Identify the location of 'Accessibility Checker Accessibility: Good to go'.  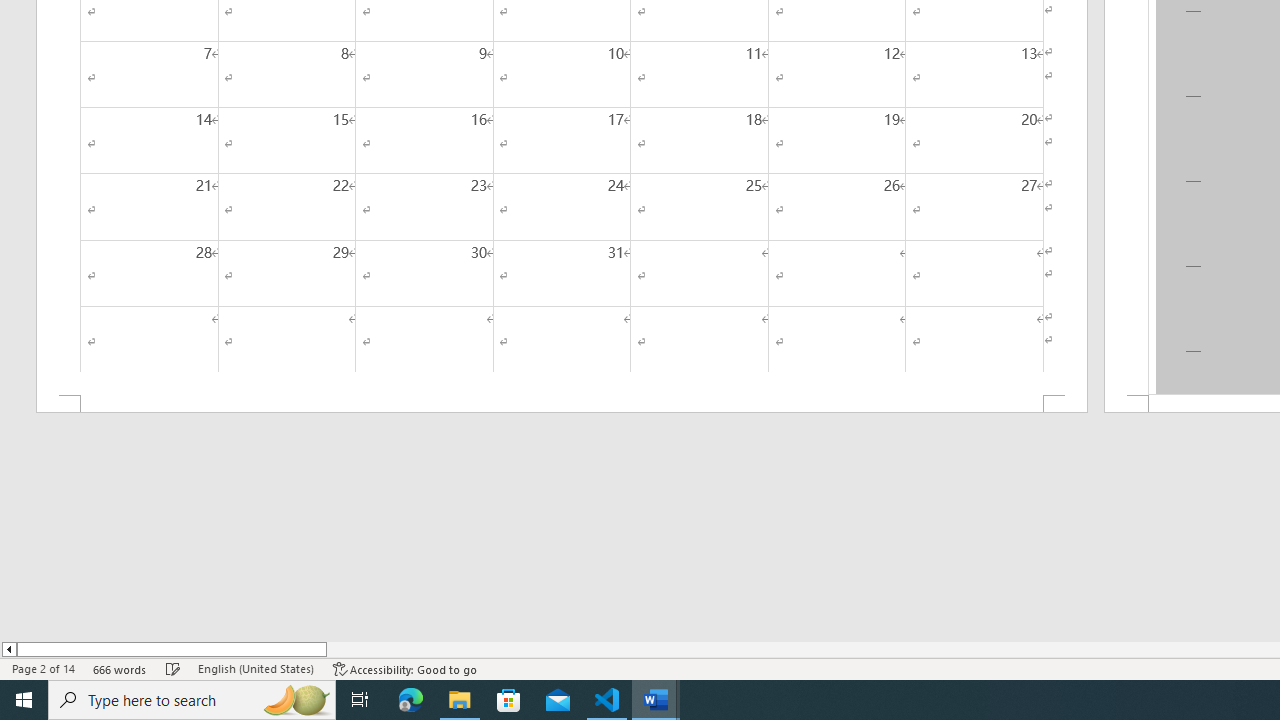
(404, 669).